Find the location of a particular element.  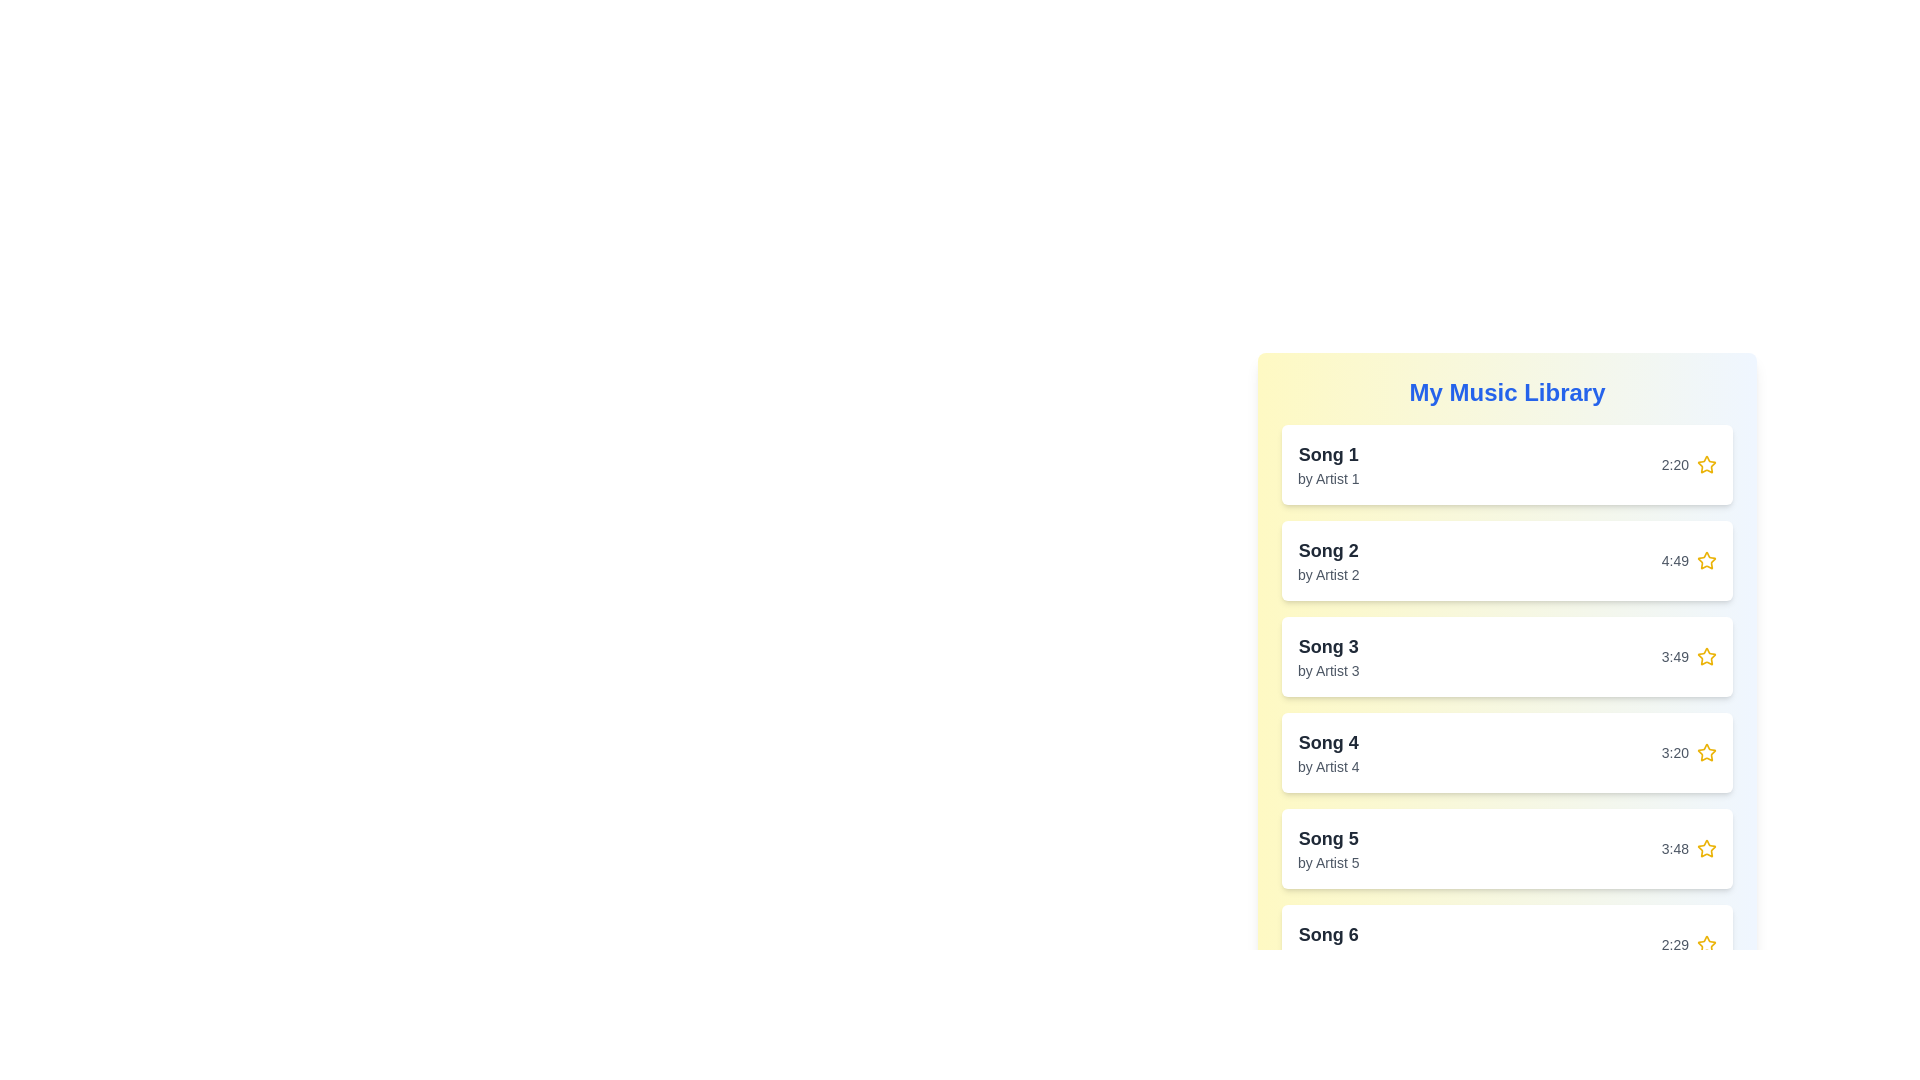

the star icon located to the right of 'Song 3' in the 'My Music Library' section is located at coordinates (1704, 655).